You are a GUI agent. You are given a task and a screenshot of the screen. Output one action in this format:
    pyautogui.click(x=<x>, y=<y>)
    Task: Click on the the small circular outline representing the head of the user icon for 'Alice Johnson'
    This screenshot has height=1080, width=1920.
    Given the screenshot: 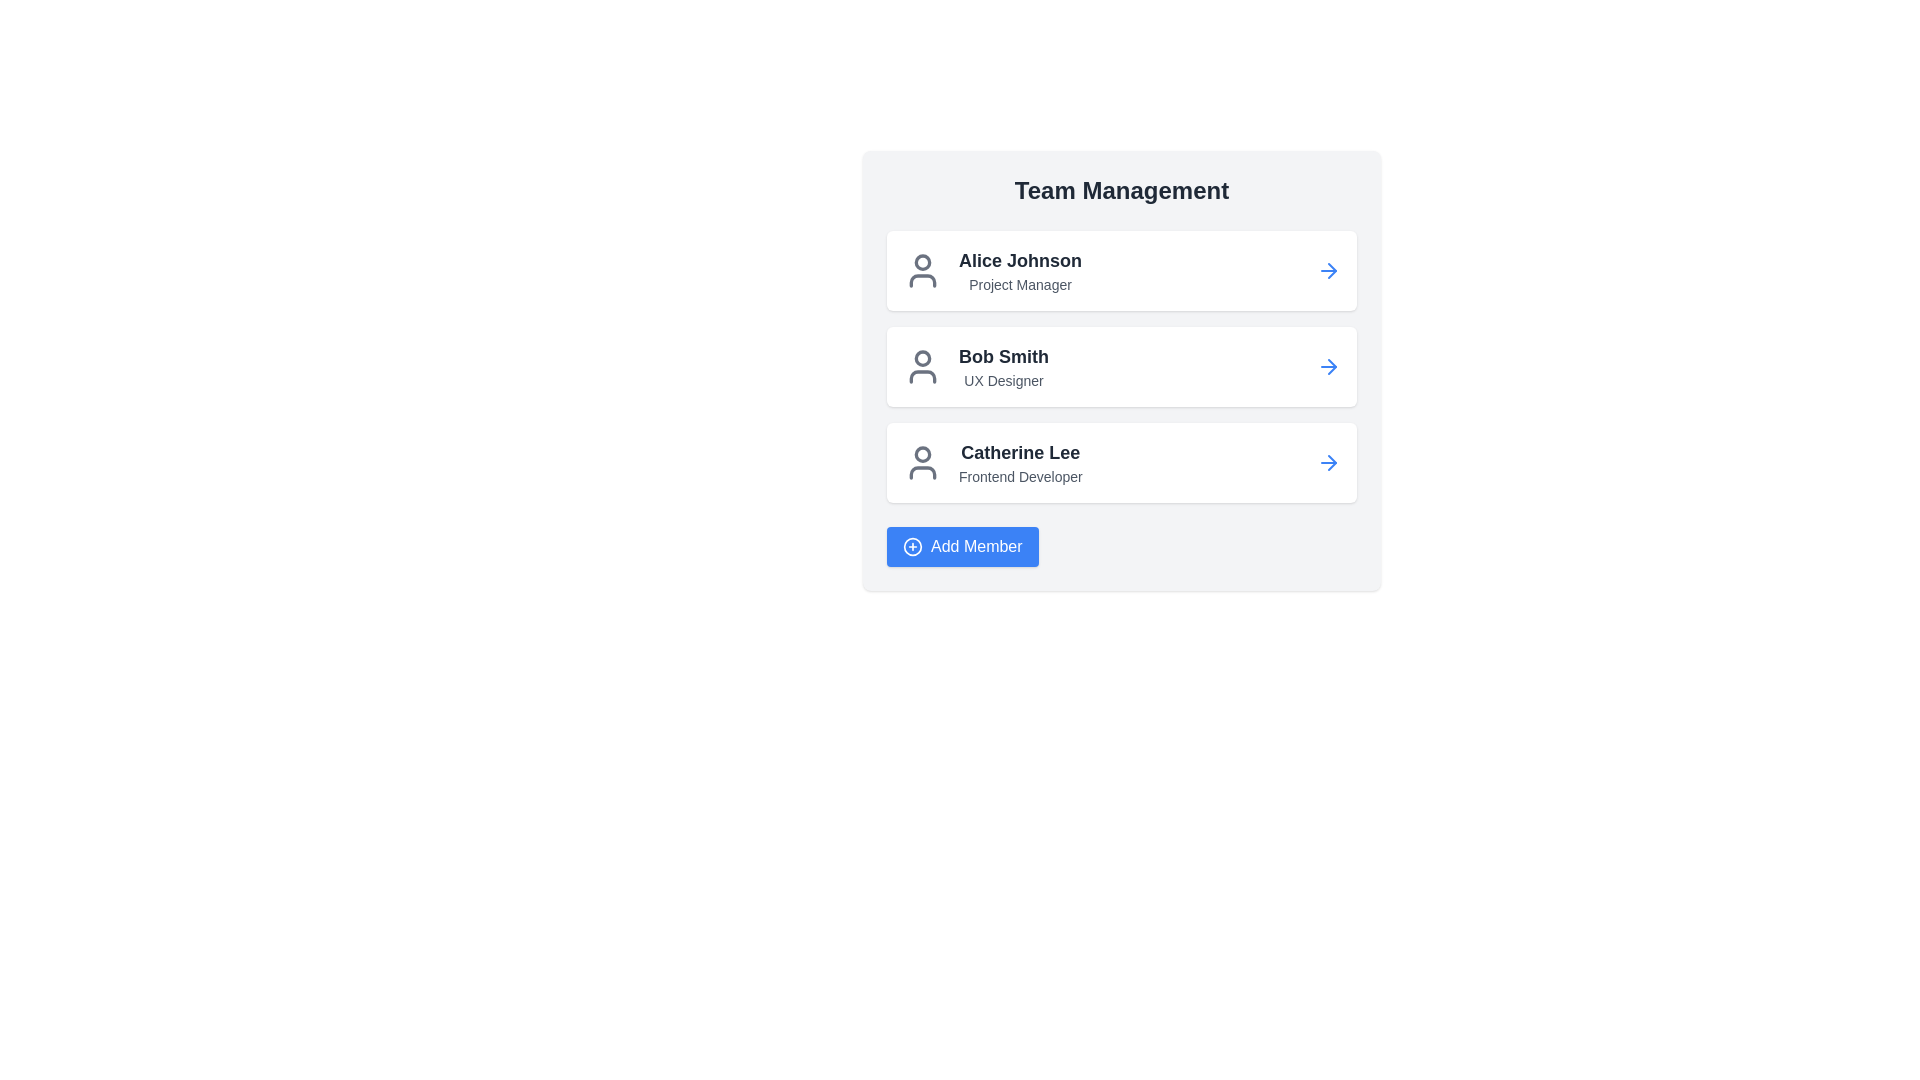 What is the action you would take?
    pyautogui.click(x=921, y=261)
    